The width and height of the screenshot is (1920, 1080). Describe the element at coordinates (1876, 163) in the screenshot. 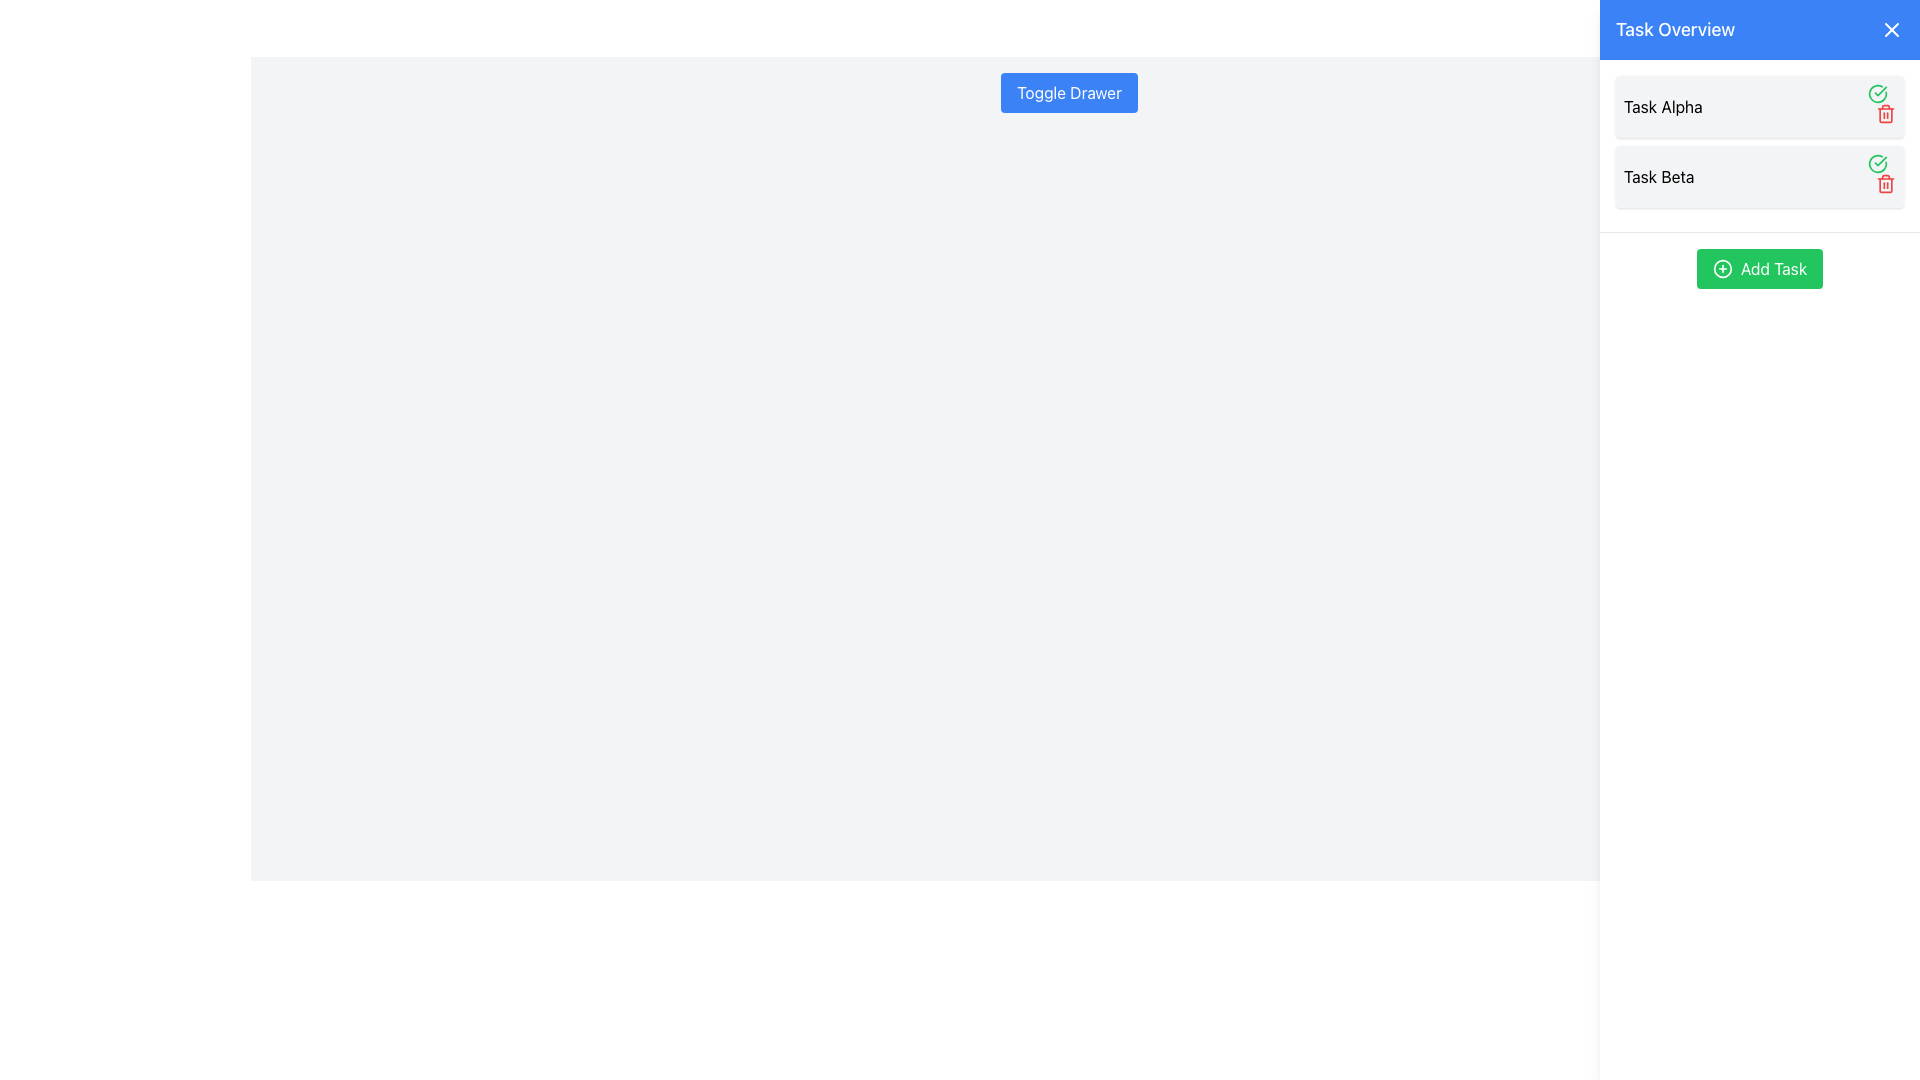

I see `the status indicator icon located to the right of the 'Task Beta' label to mark the task as complete` at that location.